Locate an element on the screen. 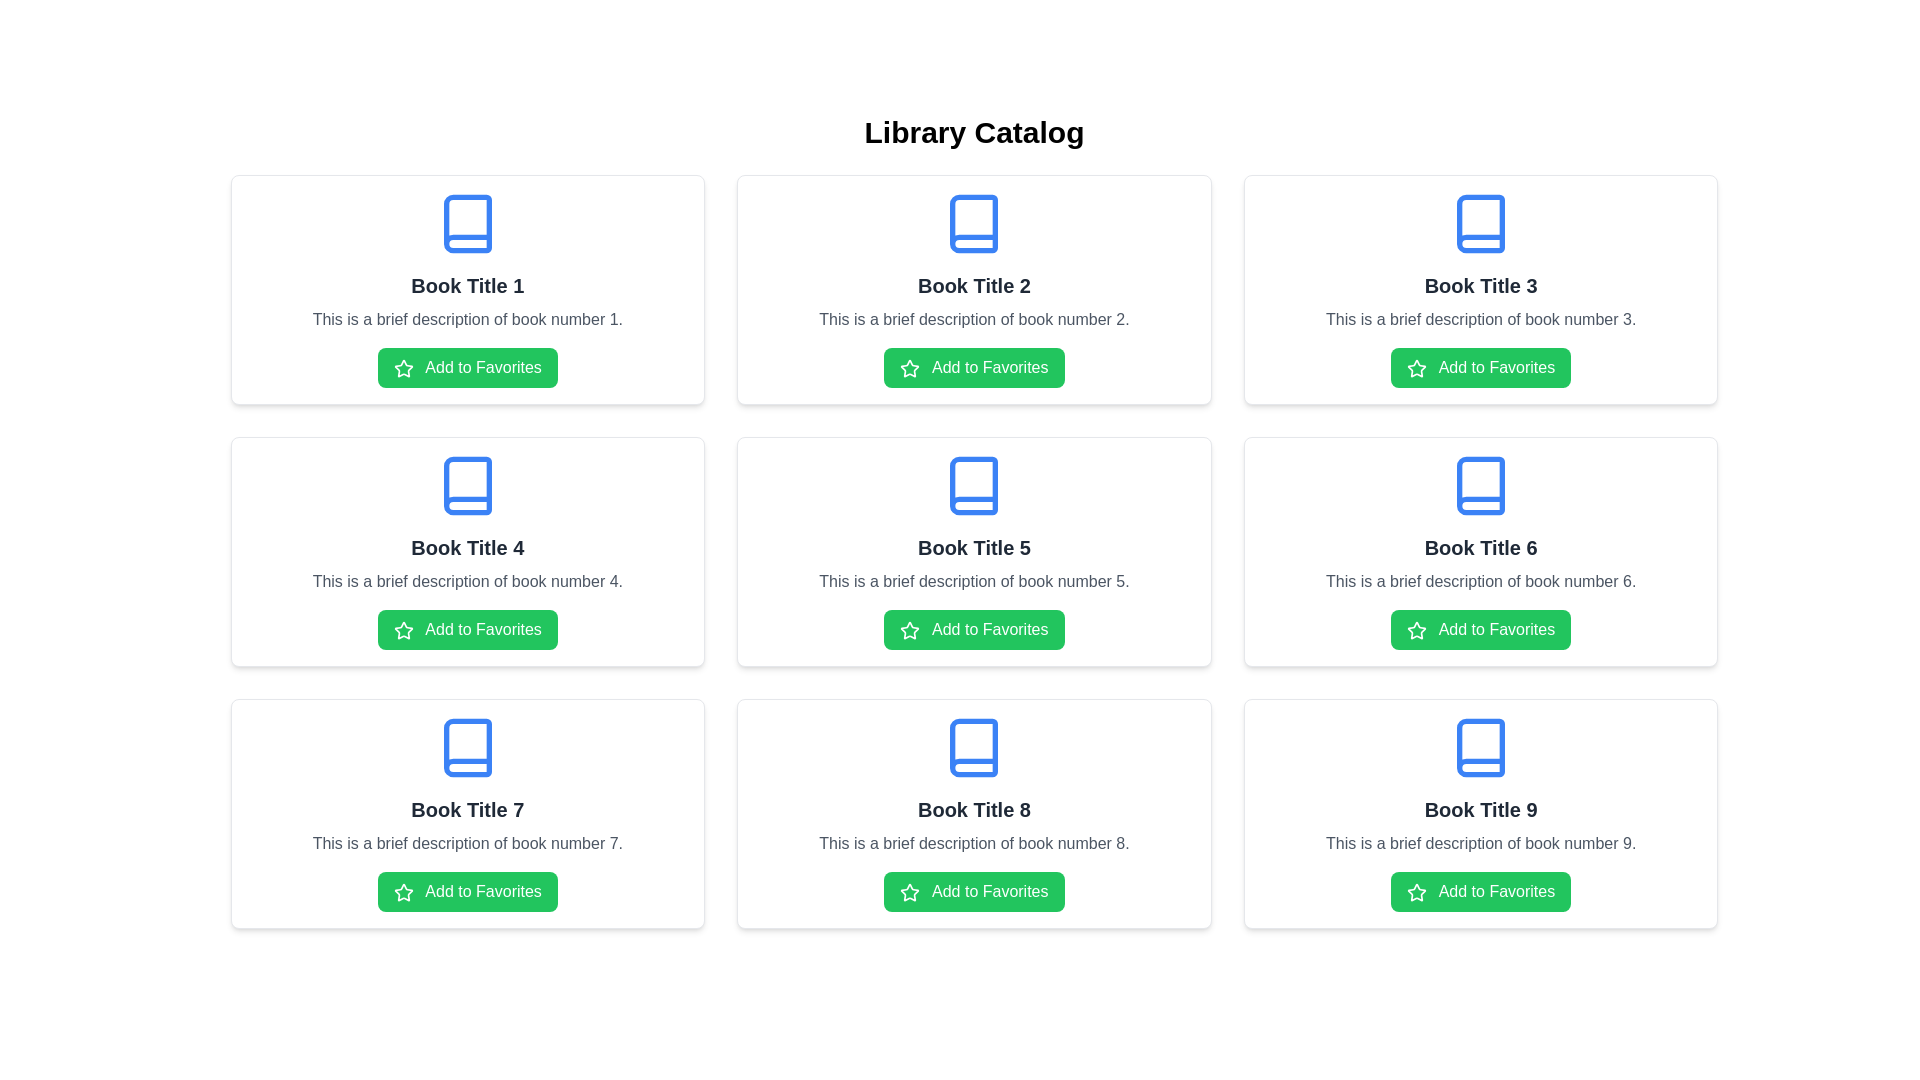 This screenshot has height=1080, width=1920. the bold text label displaying 'Book Title 3' which is centrally located in the third card of the top row, positioned above the description text is located at coordinates (1481, 285).